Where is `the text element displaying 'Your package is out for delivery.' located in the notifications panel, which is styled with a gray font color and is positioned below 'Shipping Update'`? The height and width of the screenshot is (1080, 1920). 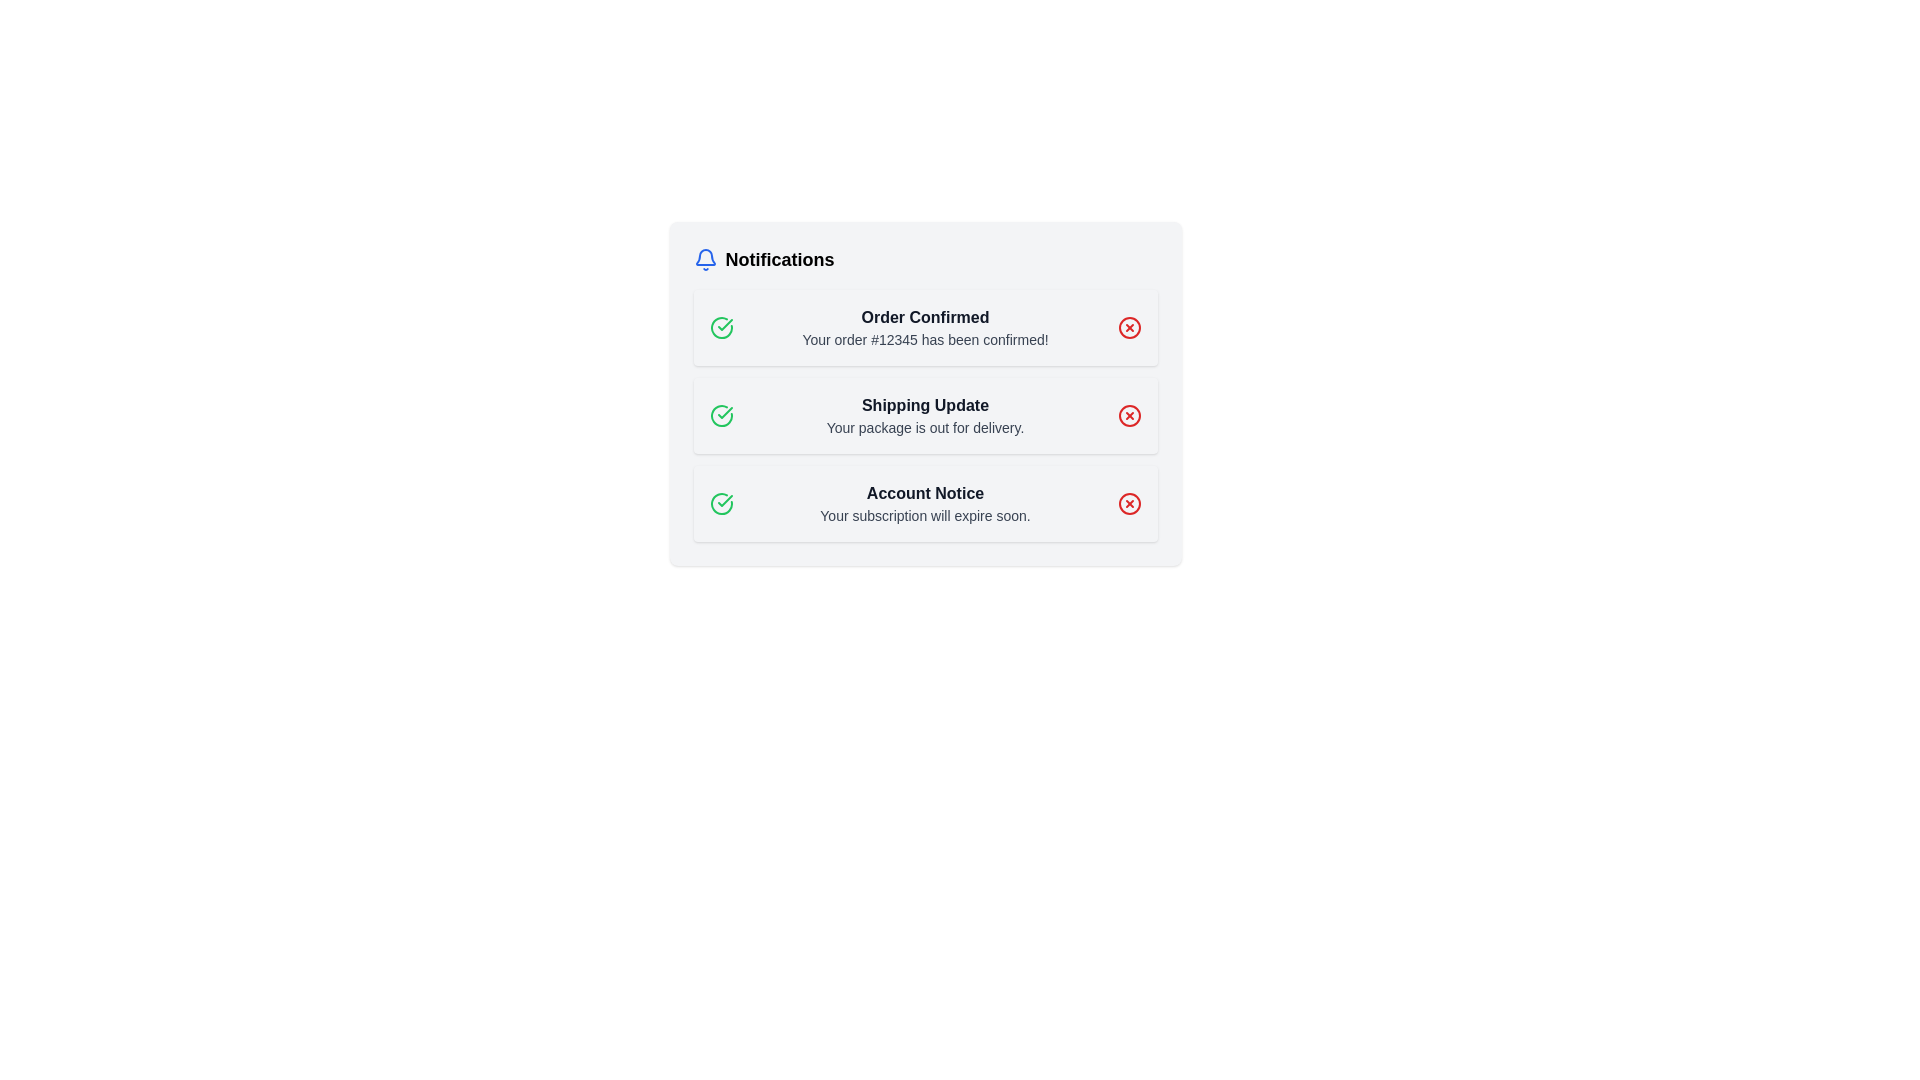
the text element displaying 'Your package is out for delivery.' located in the notifications panel, which is styled with a gray font color and is positioned below 'Shipping Update' is located at coordinates (924, 427).